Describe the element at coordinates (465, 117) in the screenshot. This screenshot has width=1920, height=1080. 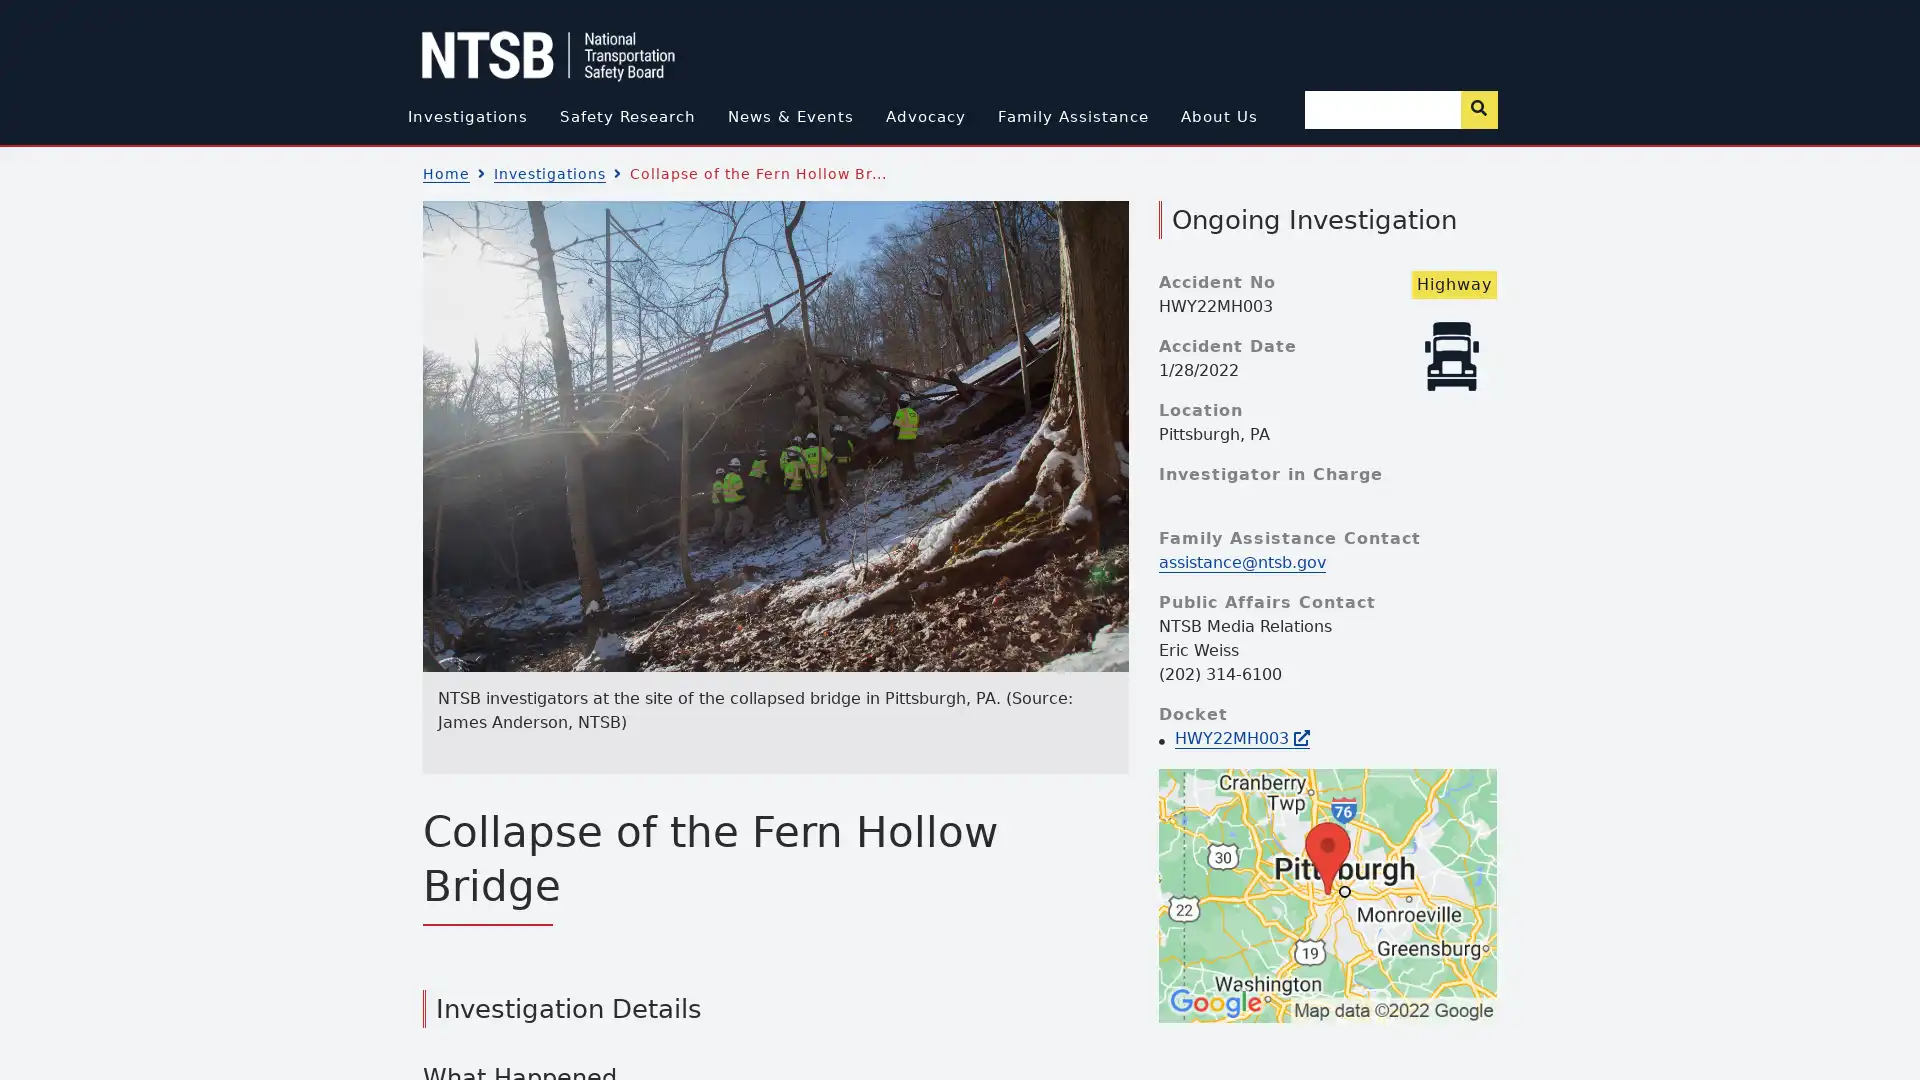
I see `Investigations` at that location.